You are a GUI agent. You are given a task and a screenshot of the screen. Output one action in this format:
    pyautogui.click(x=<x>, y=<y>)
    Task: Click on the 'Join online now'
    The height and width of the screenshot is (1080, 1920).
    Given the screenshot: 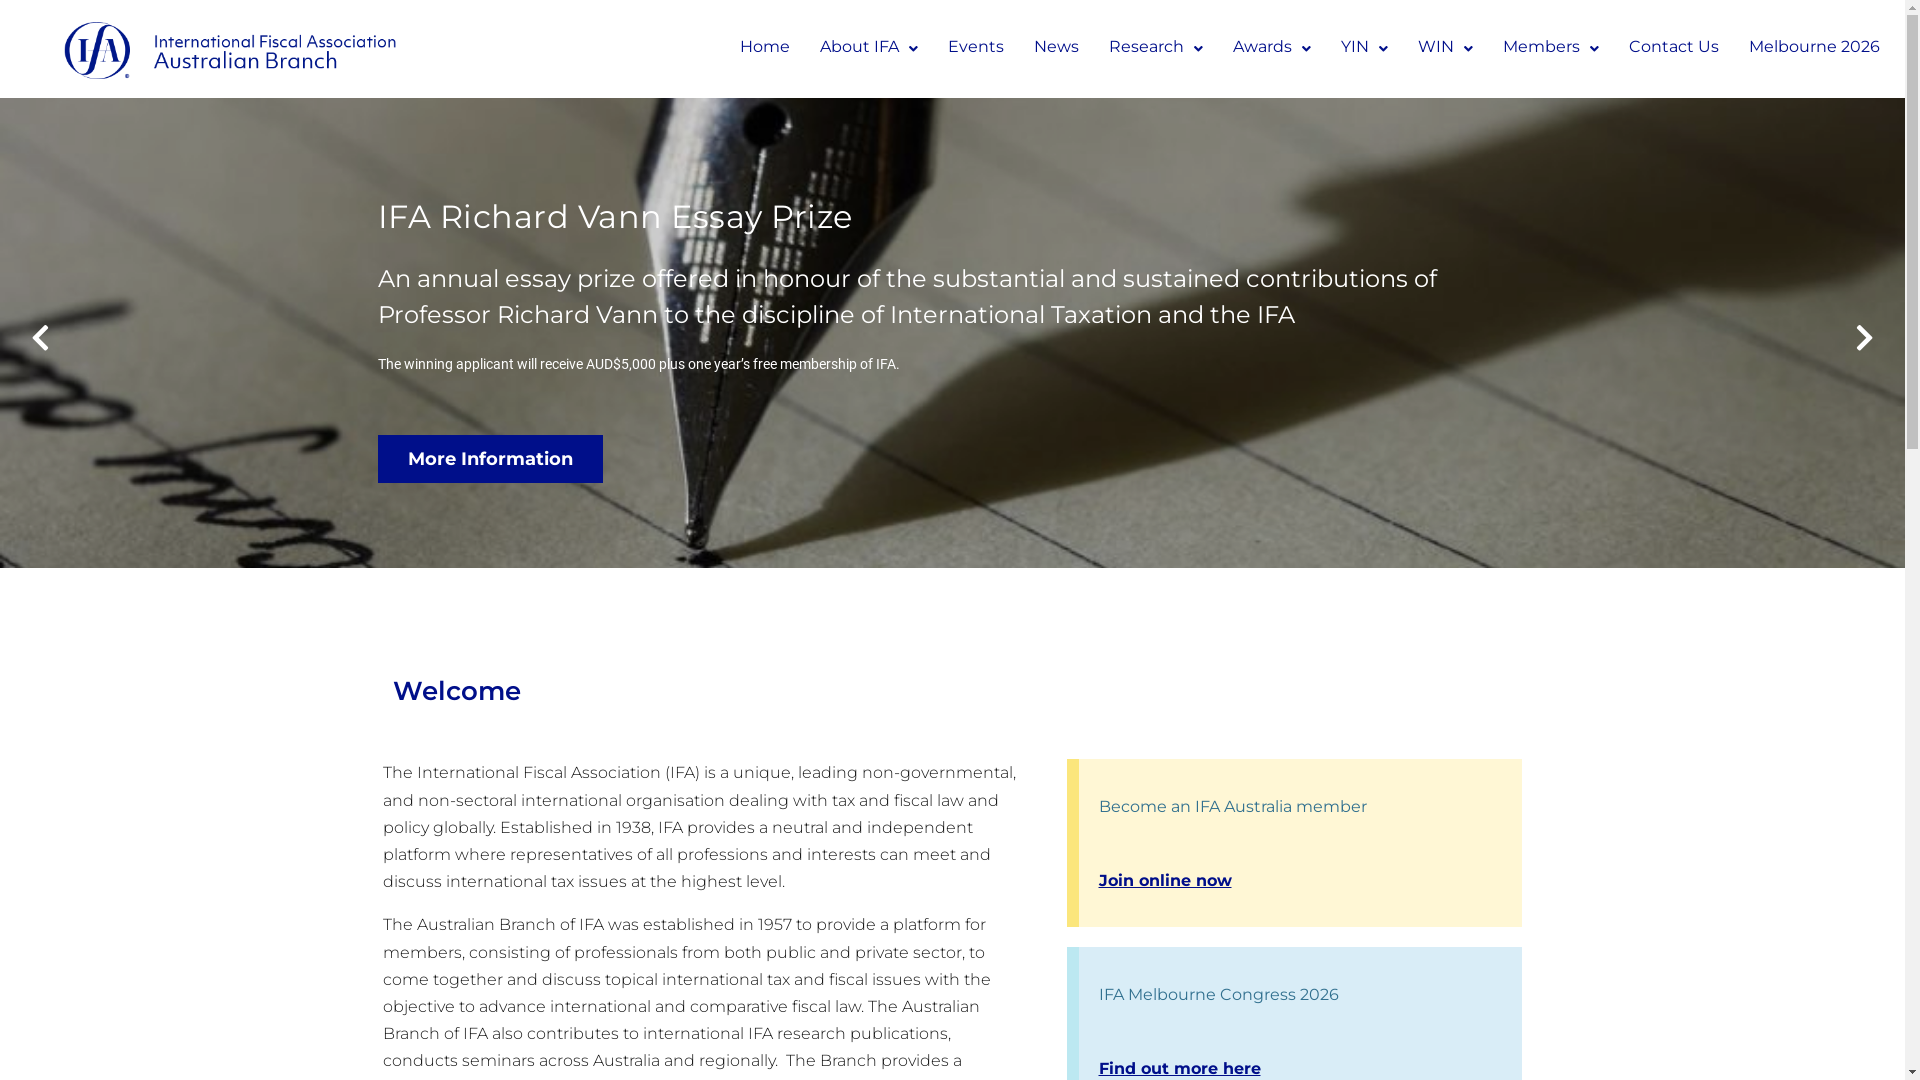 What is the action you would take?
    pyautogui.click(x=1164, y=879)
    